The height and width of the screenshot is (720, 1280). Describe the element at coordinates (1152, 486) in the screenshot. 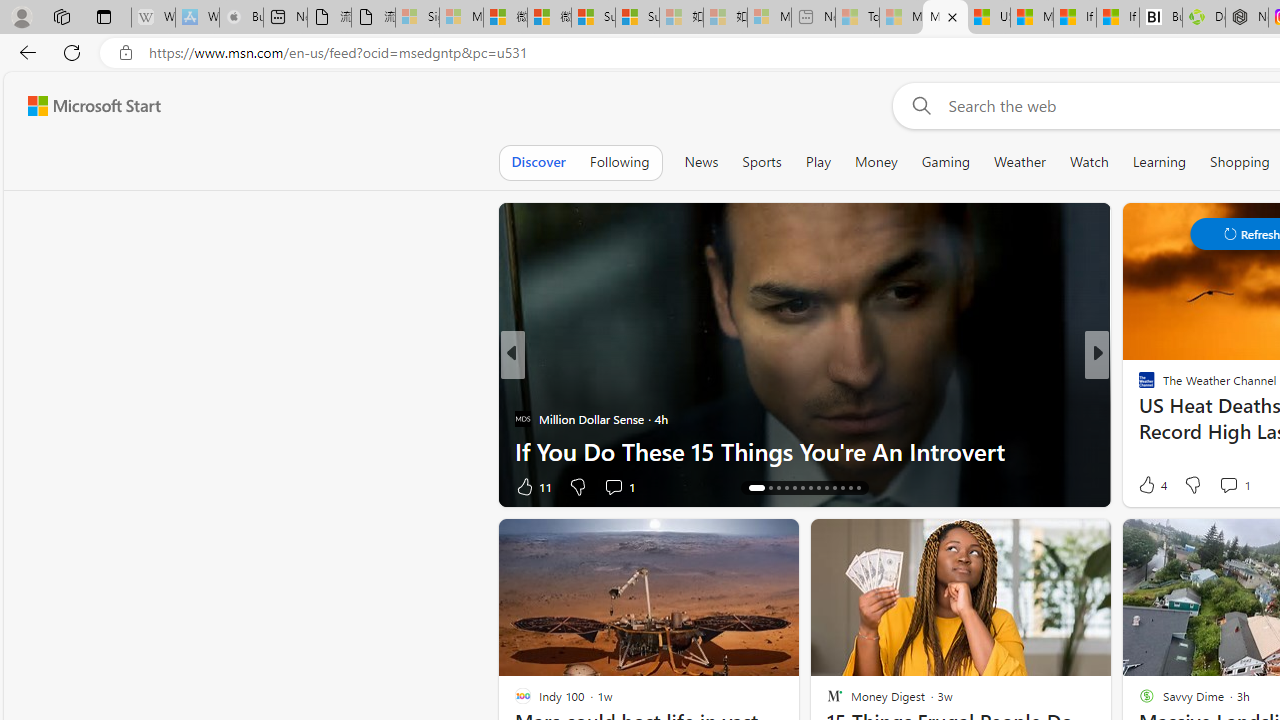

I see `'289 Like'` at that location.